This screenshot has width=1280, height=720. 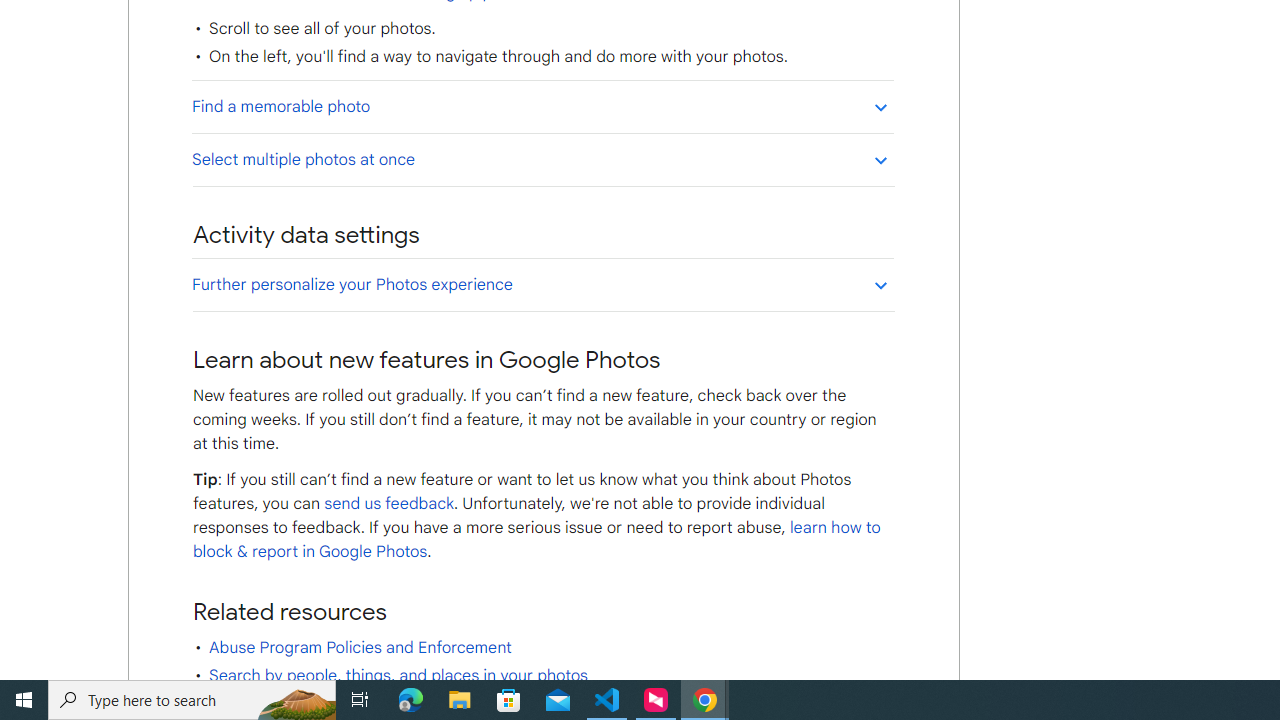 What do you see at coordinates (542, 158) in the screenshot?
I see `'Select multiple photos at once'` at bounding box center [542, 158].